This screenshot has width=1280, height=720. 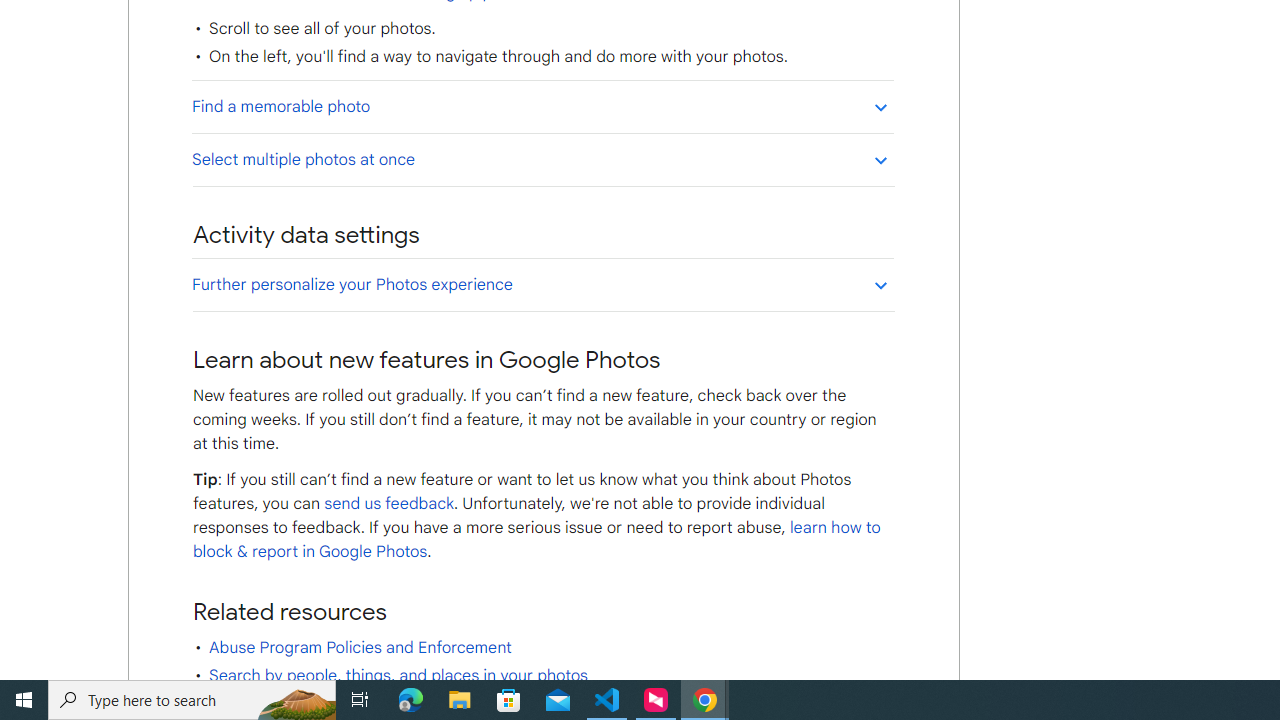 What do you see at coordinates (542, 158) in the screenshot?
I see `'Select multiple photos at once'` at bounding box center [542, 158].